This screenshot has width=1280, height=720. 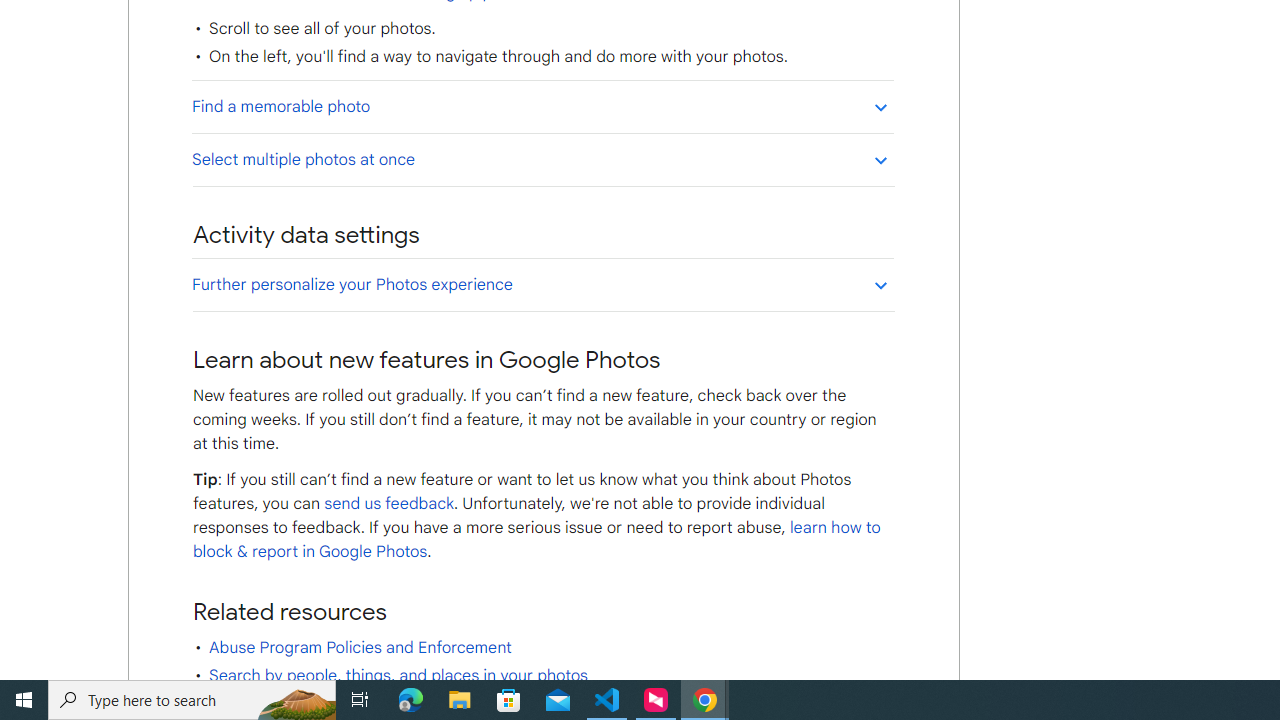 What do you see at coordinates (542, 158) in the screenshot?
I see `'Select multiple photos at once'` at bounding box center [542, 158].